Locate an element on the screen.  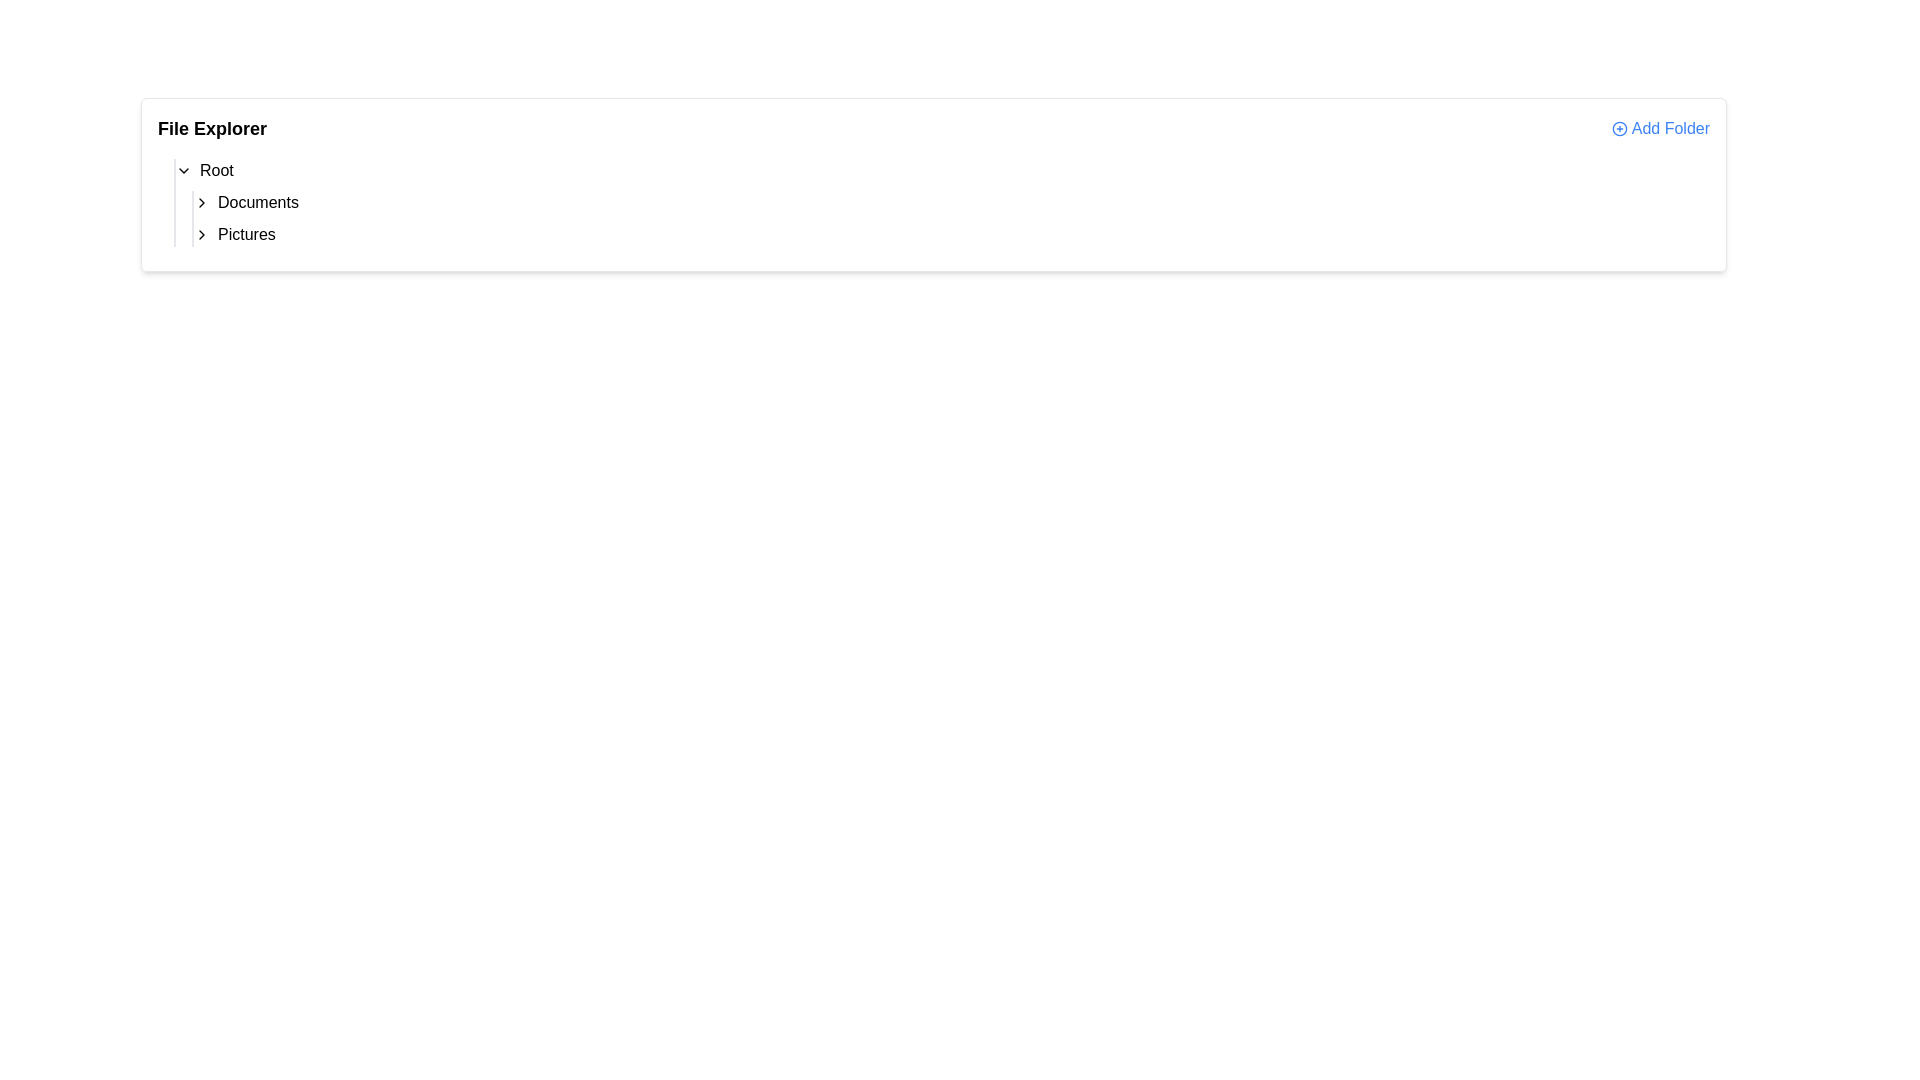
the 'Root' label text in the File Explorer section to initiate a tooltip or highlight is located at coordinates (216, 169).